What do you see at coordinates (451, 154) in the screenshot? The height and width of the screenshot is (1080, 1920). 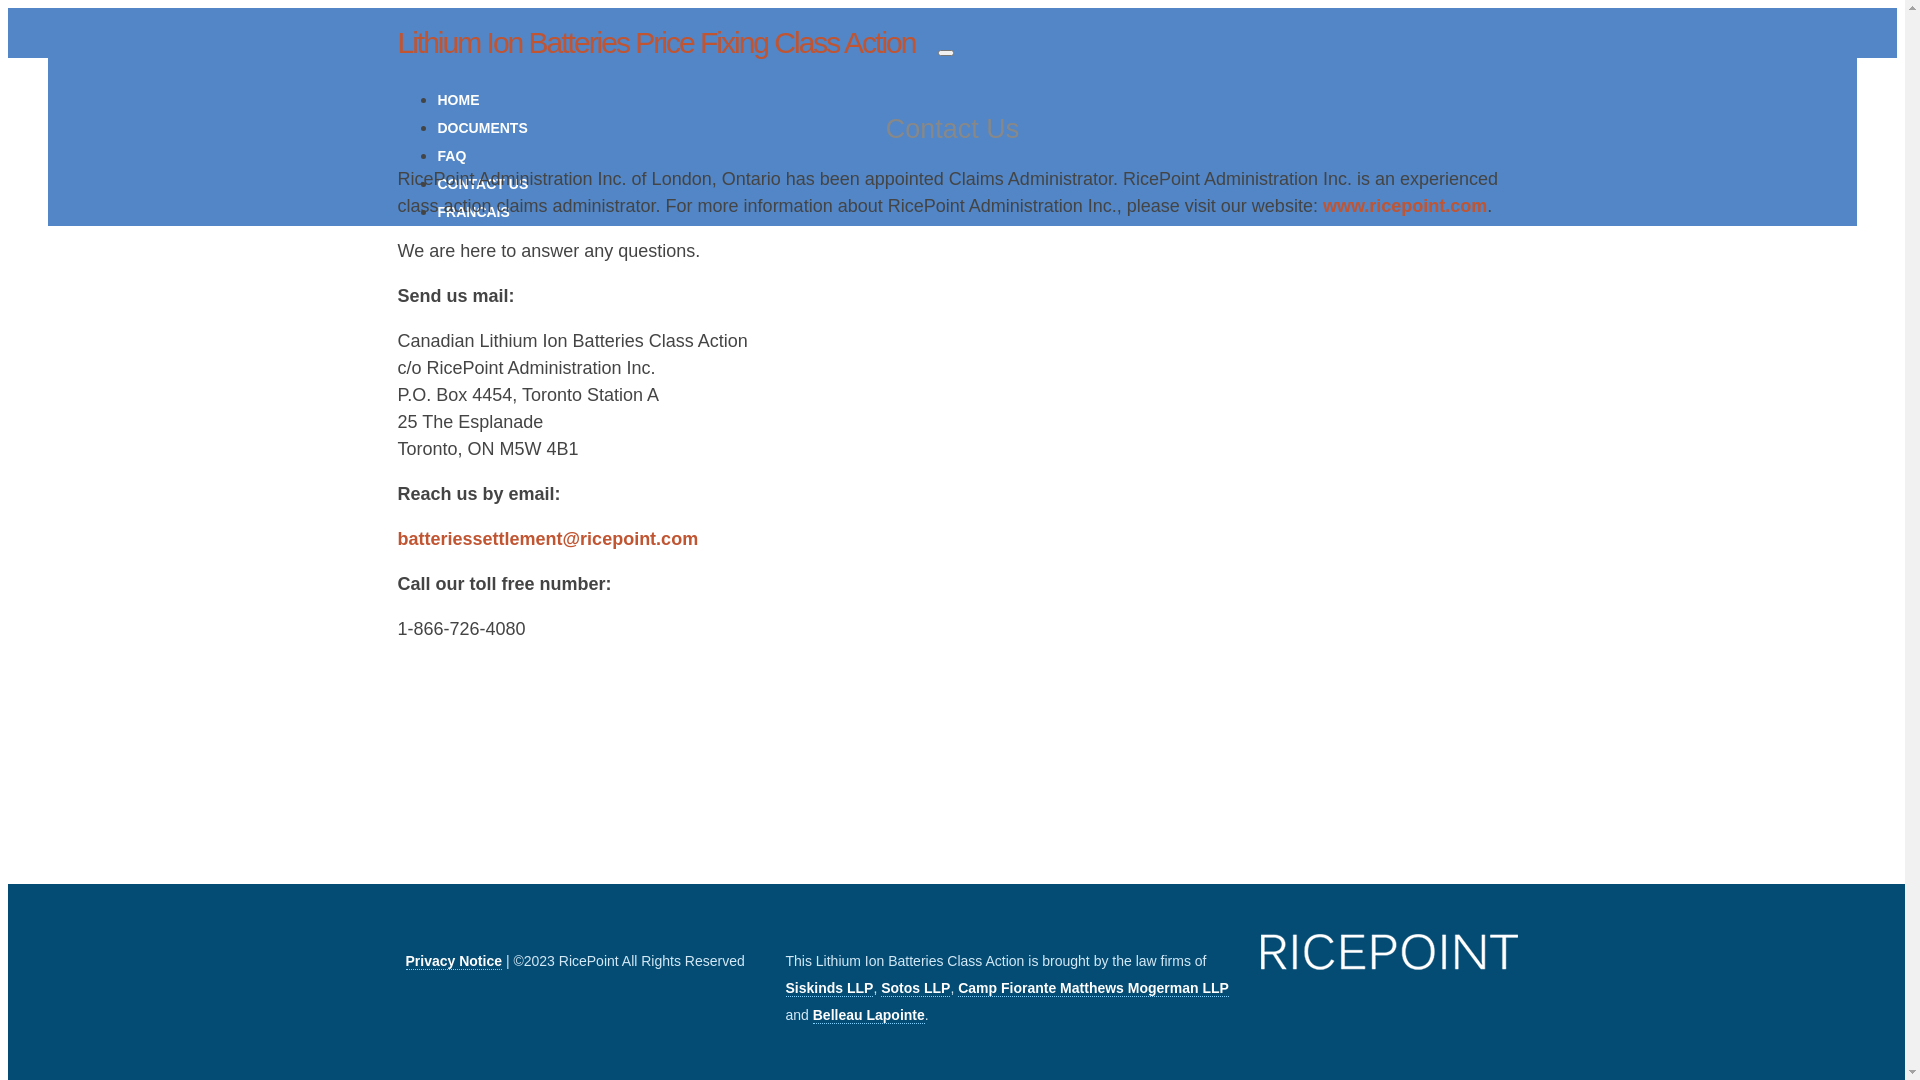 I see `'FAQ'` at bounding box center [451, 154].